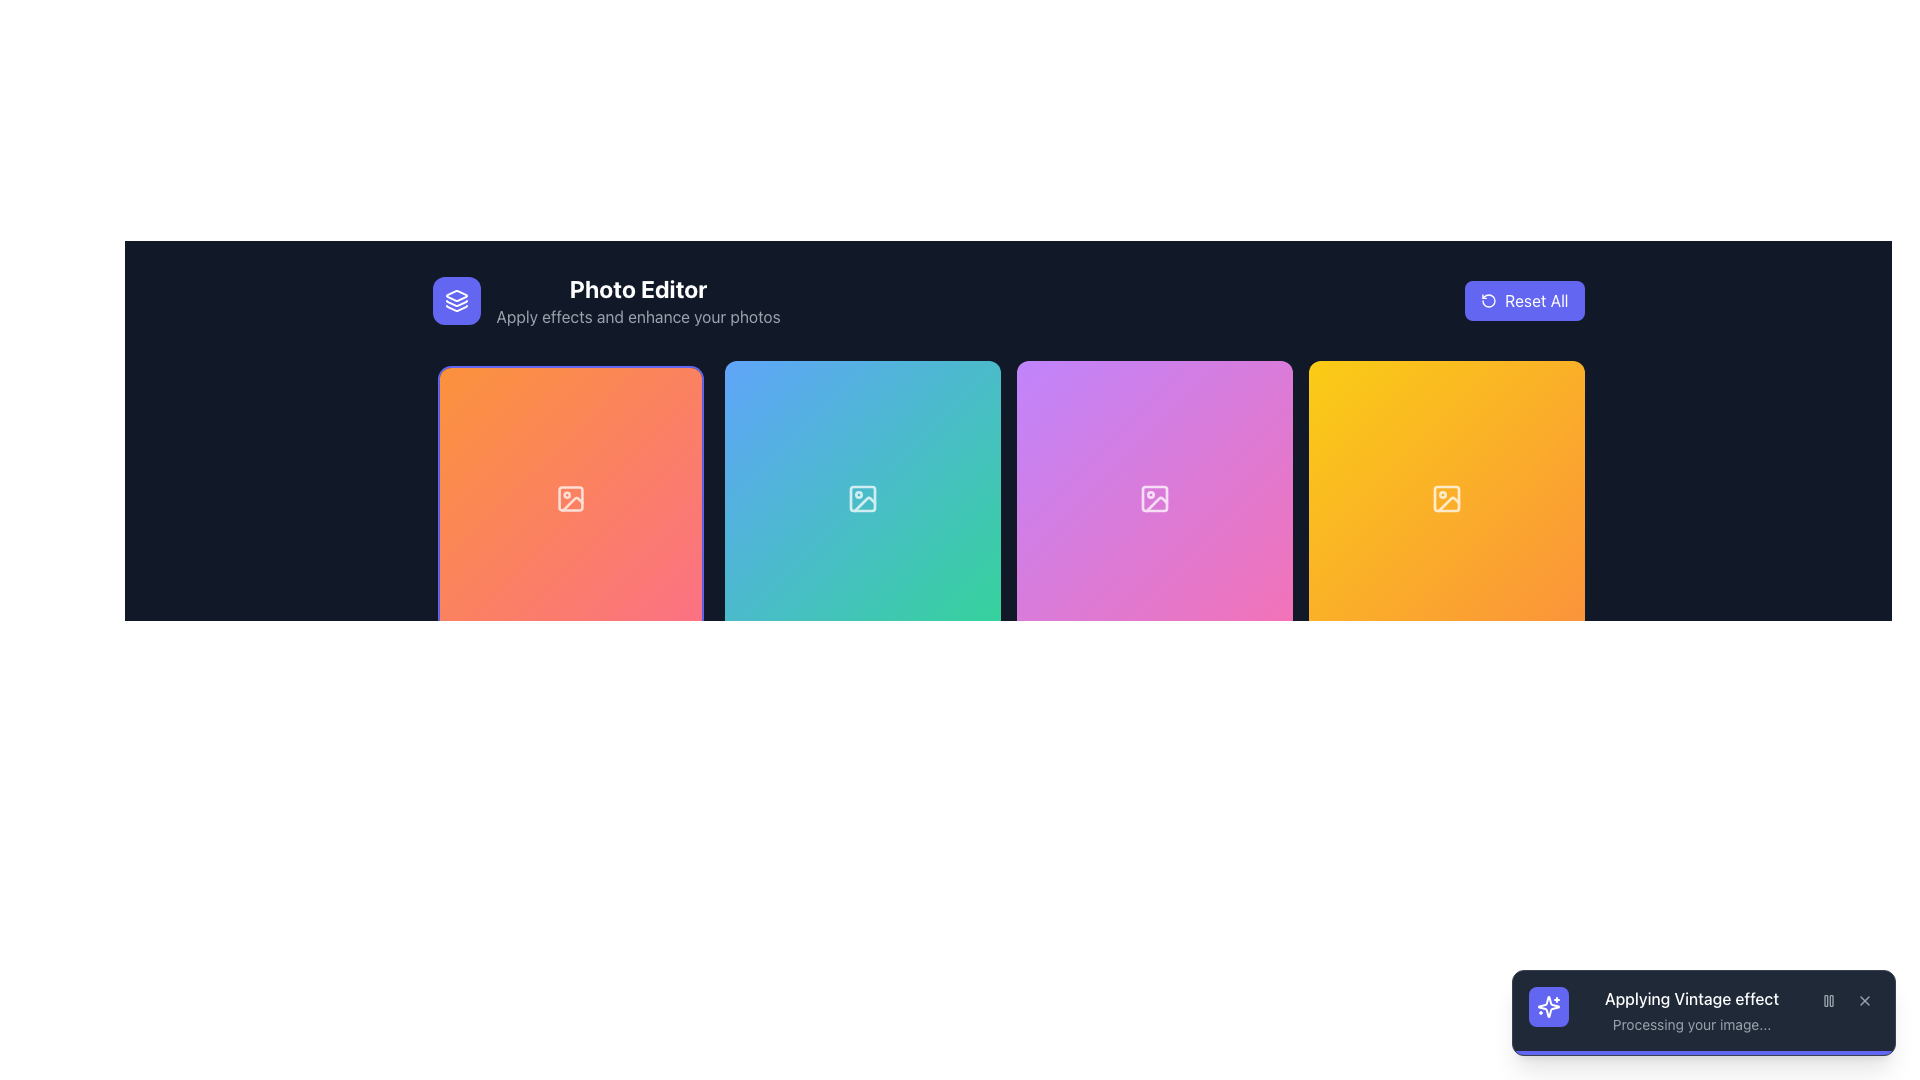 The width and height of the screenshot is (1920, 1080). I want to click on the rounded square icon with an indigo background and a white graphic, located to the left of the 'Photo Editor' heading, so click(455, 300).